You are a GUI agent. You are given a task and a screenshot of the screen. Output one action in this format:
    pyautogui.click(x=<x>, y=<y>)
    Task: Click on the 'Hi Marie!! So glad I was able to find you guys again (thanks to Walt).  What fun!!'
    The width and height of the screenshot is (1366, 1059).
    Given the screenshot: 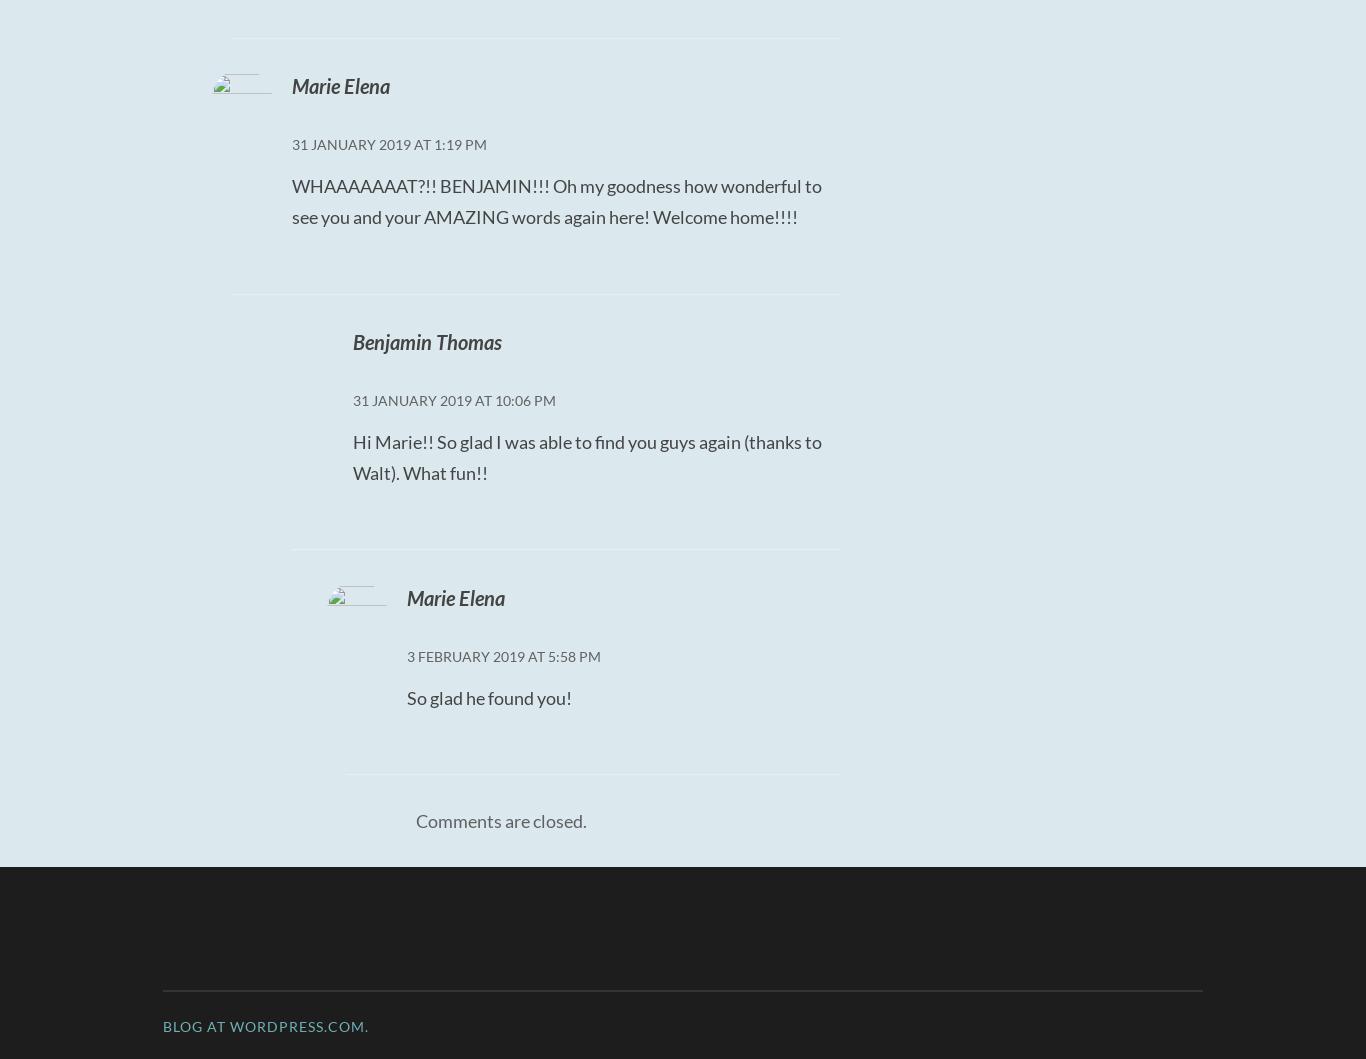 What is the action you would take?
    pyautogui.click(x=585, y=456)
    